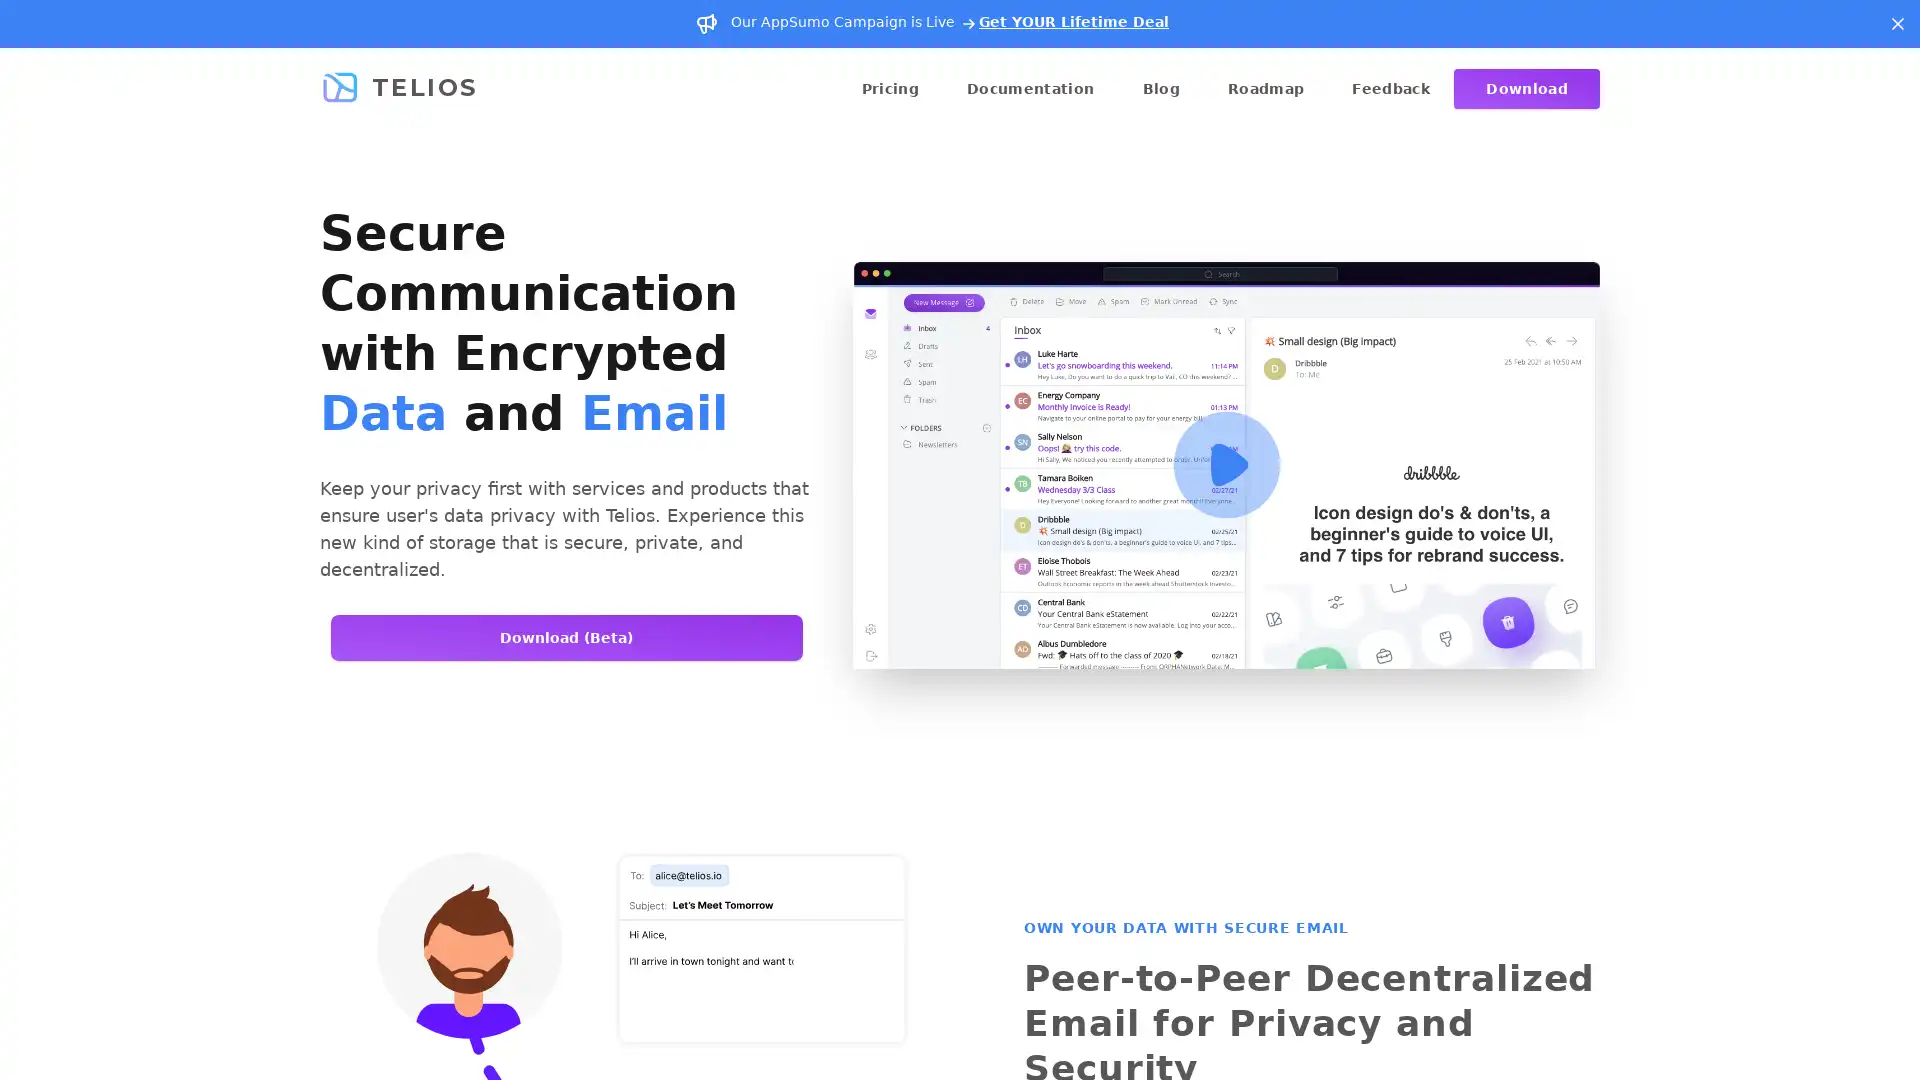 The width and height of the screenshot is (1920, 1080). I want to click on Dismiss, so click(1896, 23).